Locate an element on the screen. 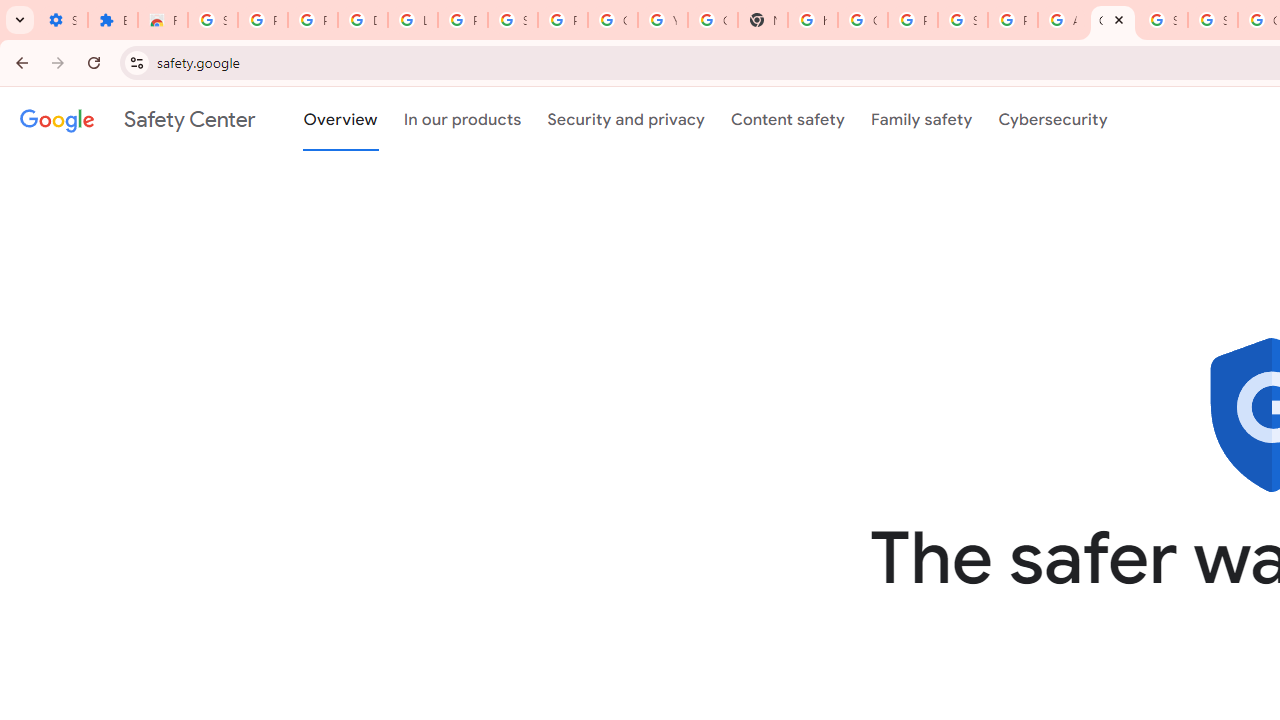 This screenshot has height=720, width=1280. 'Google Account' is located at coordinates (611, 20).